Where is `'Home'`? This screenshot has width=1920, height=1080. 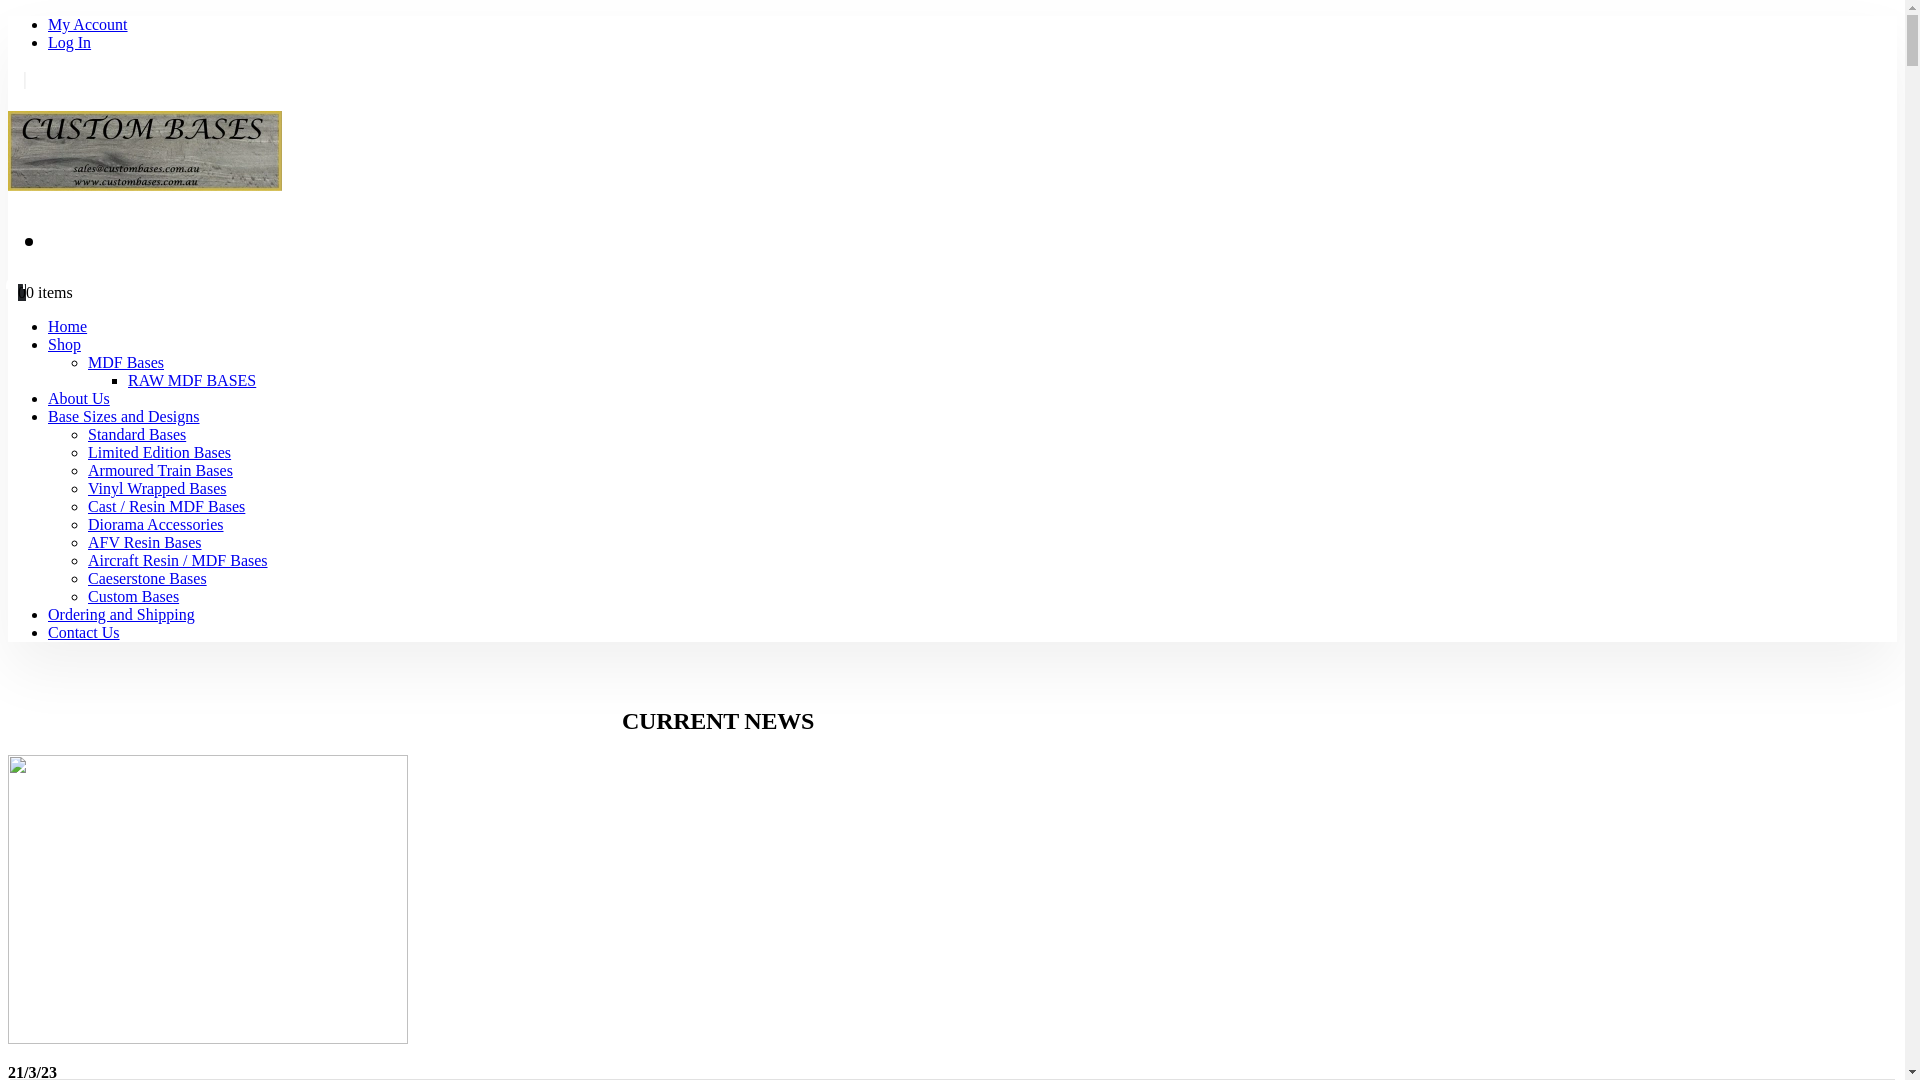
'Home' is located at coordinates (48, 325).